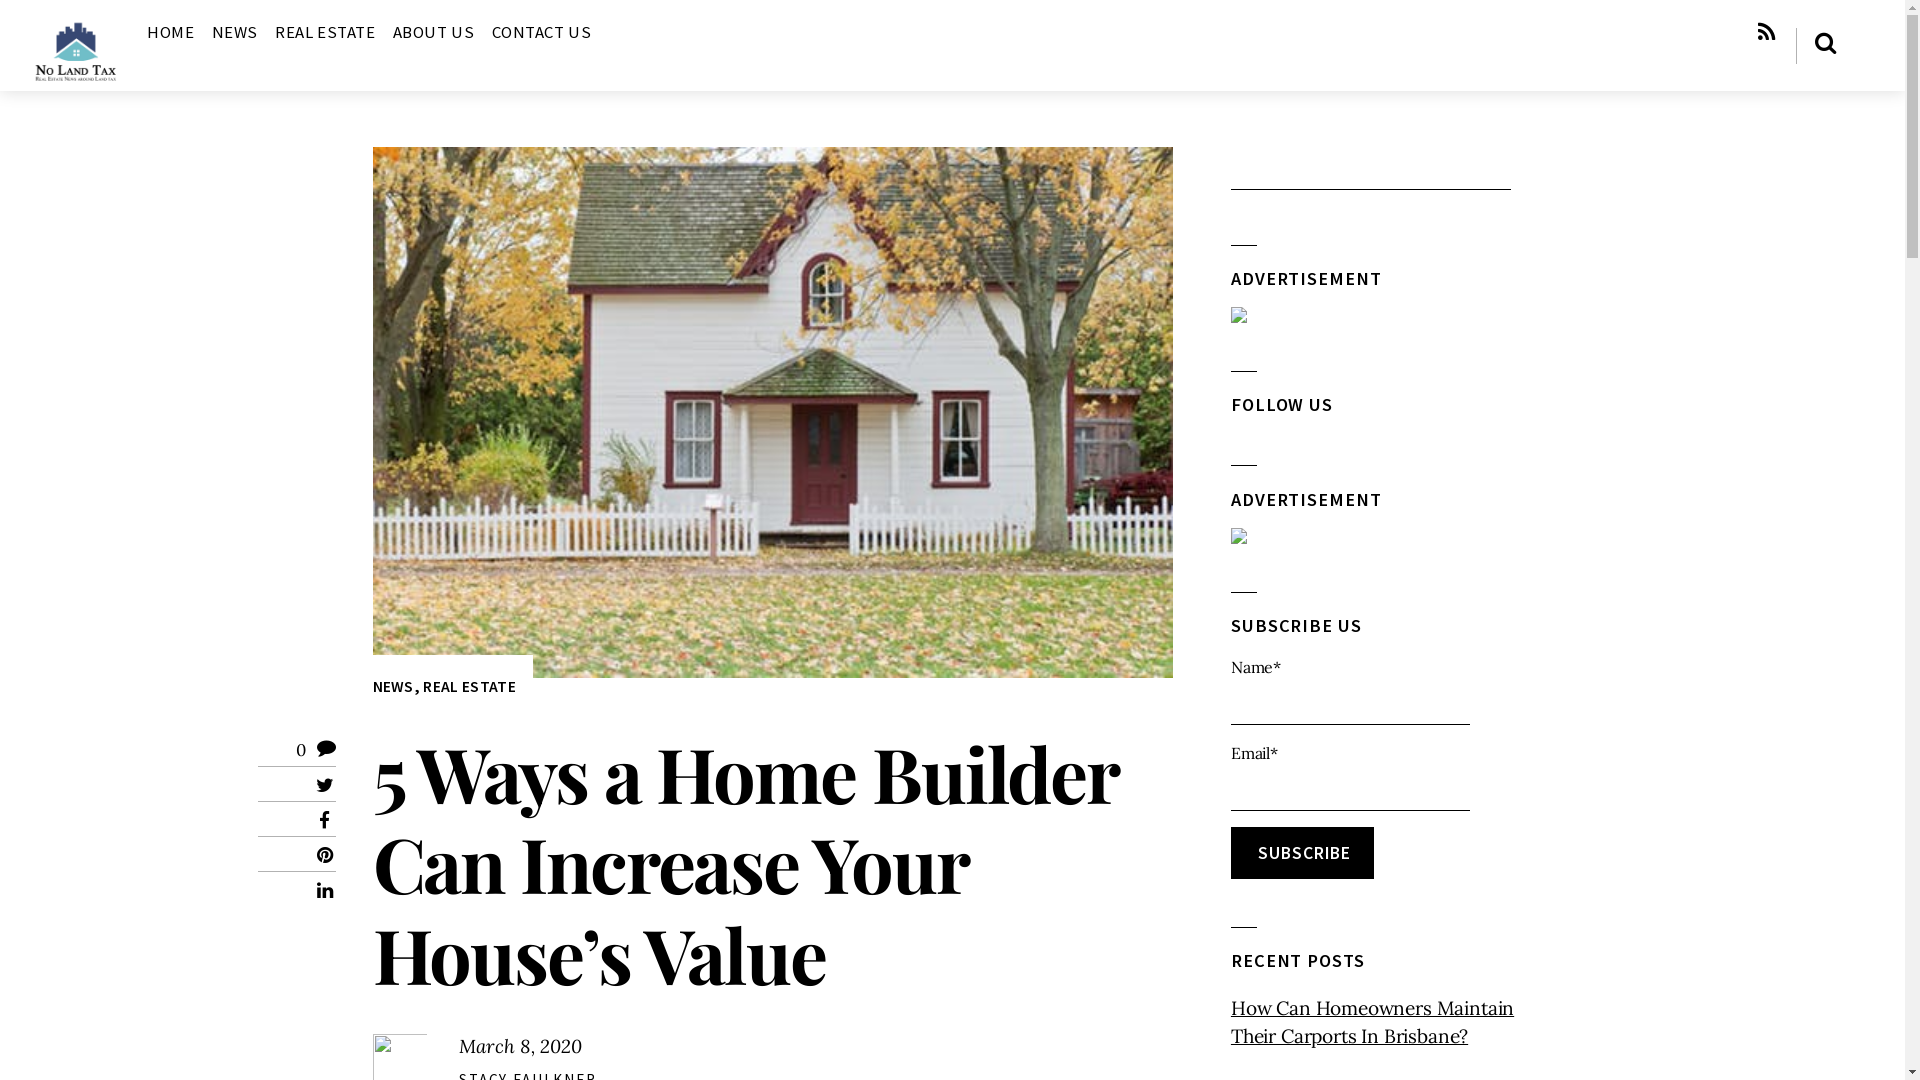 Image resolution: width=1920 pixels, height=1080 pixels. I want to click on 'No Land Tax', so click(76, 52).